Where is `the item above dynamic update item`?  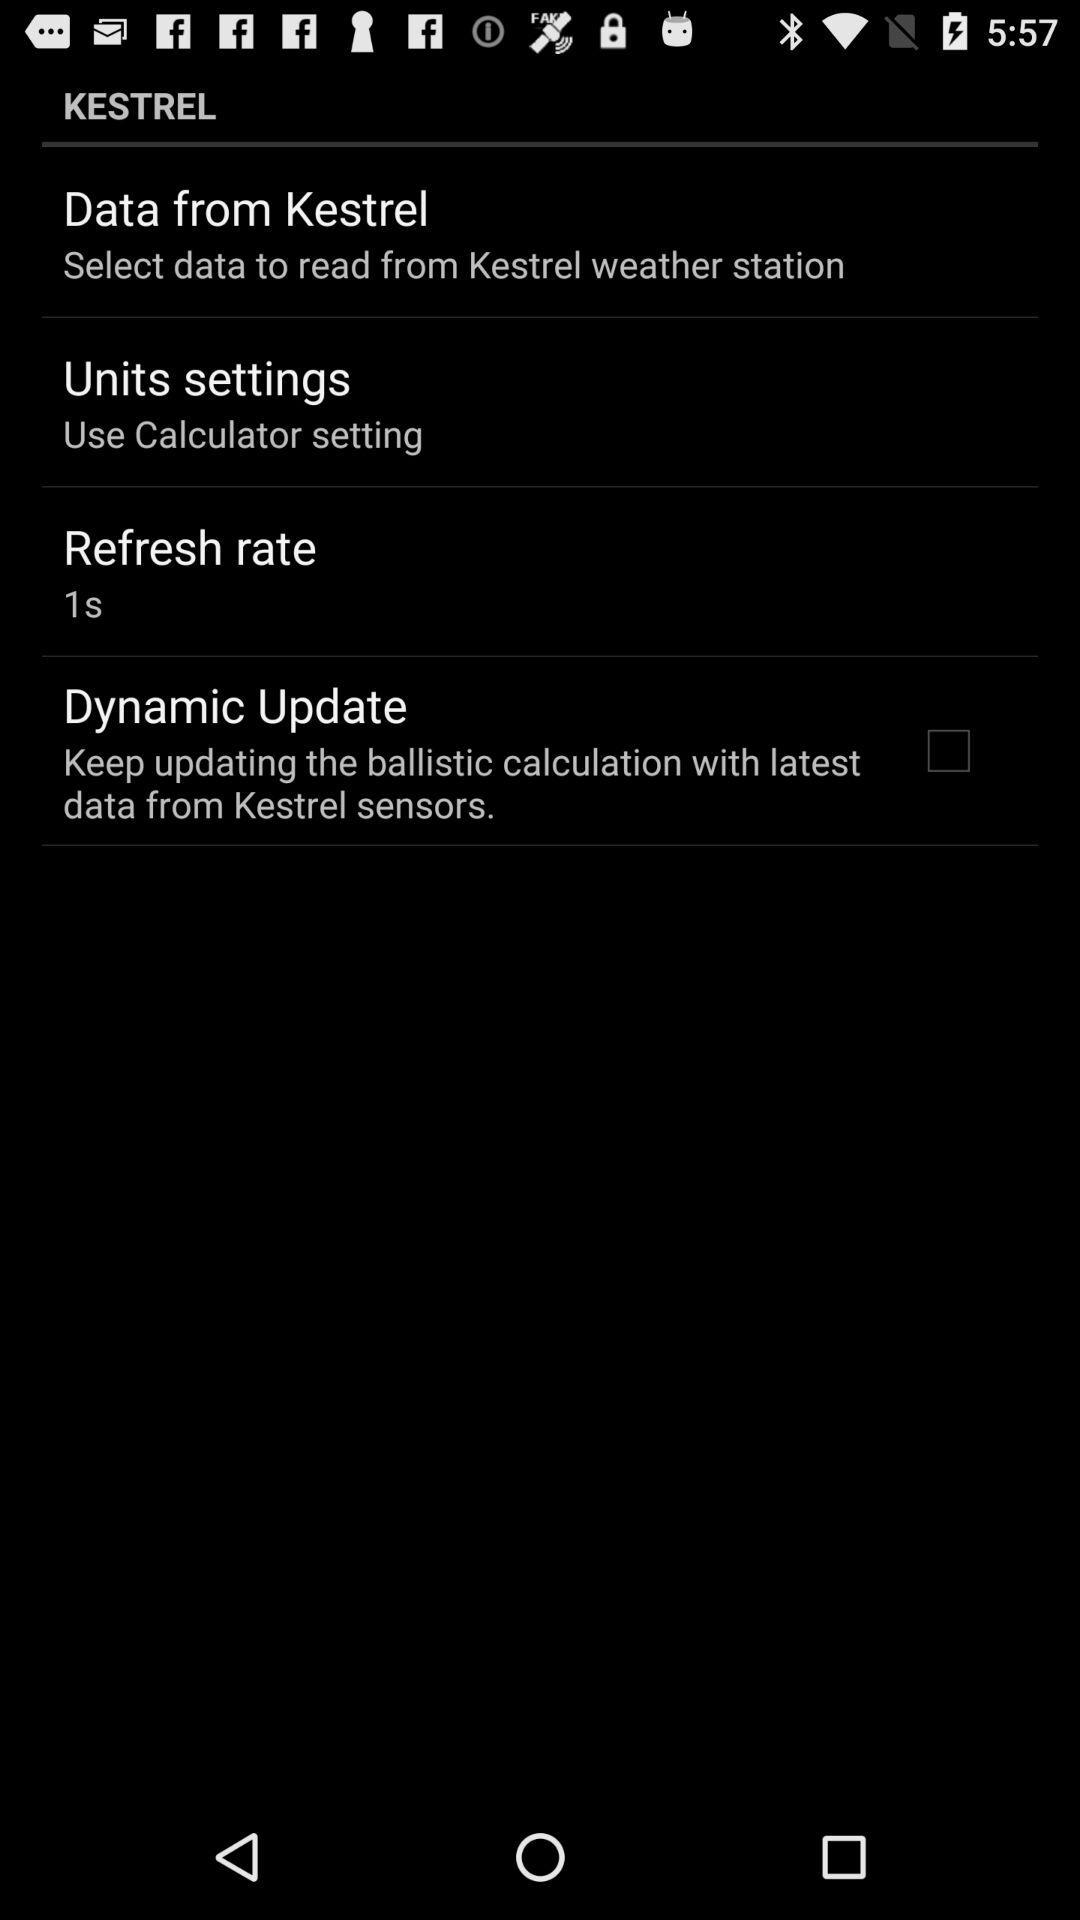 the item above dynamic update item is located at coordinates (81, 602).